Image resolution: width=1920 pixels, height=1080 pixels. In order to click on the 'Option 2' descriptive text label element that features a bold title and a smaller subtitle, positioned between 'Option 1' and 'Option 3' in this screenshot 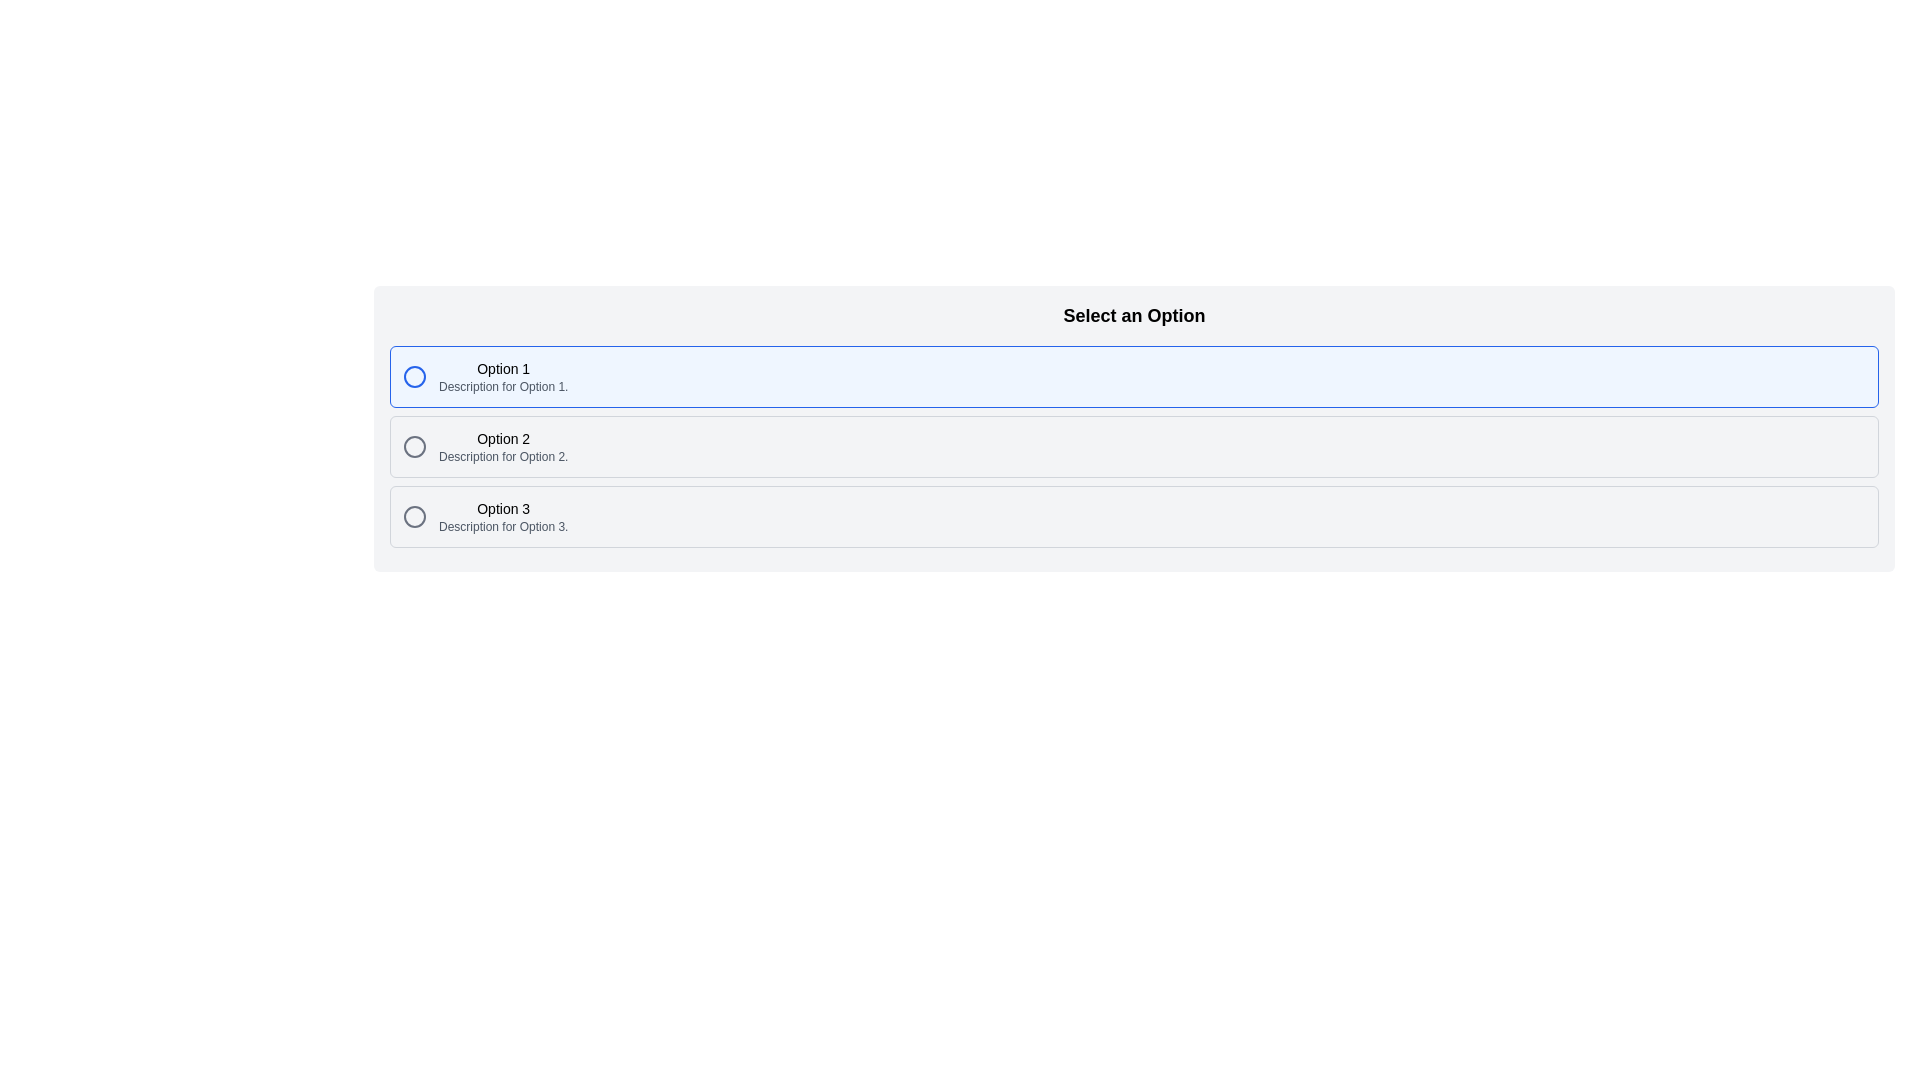, I will do `click(503, 446)`.